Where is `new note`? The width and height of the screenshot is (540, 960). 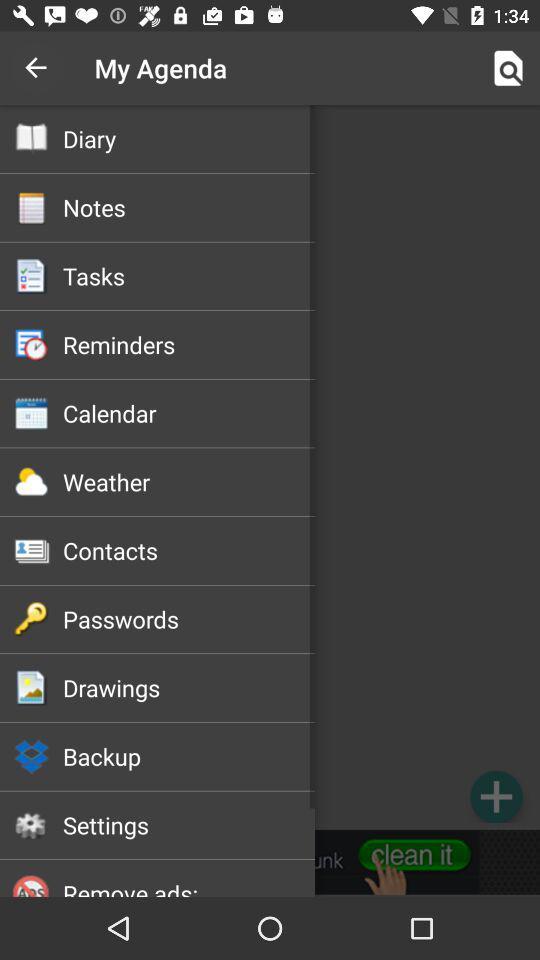 new note is located at coordinates (495, 796).